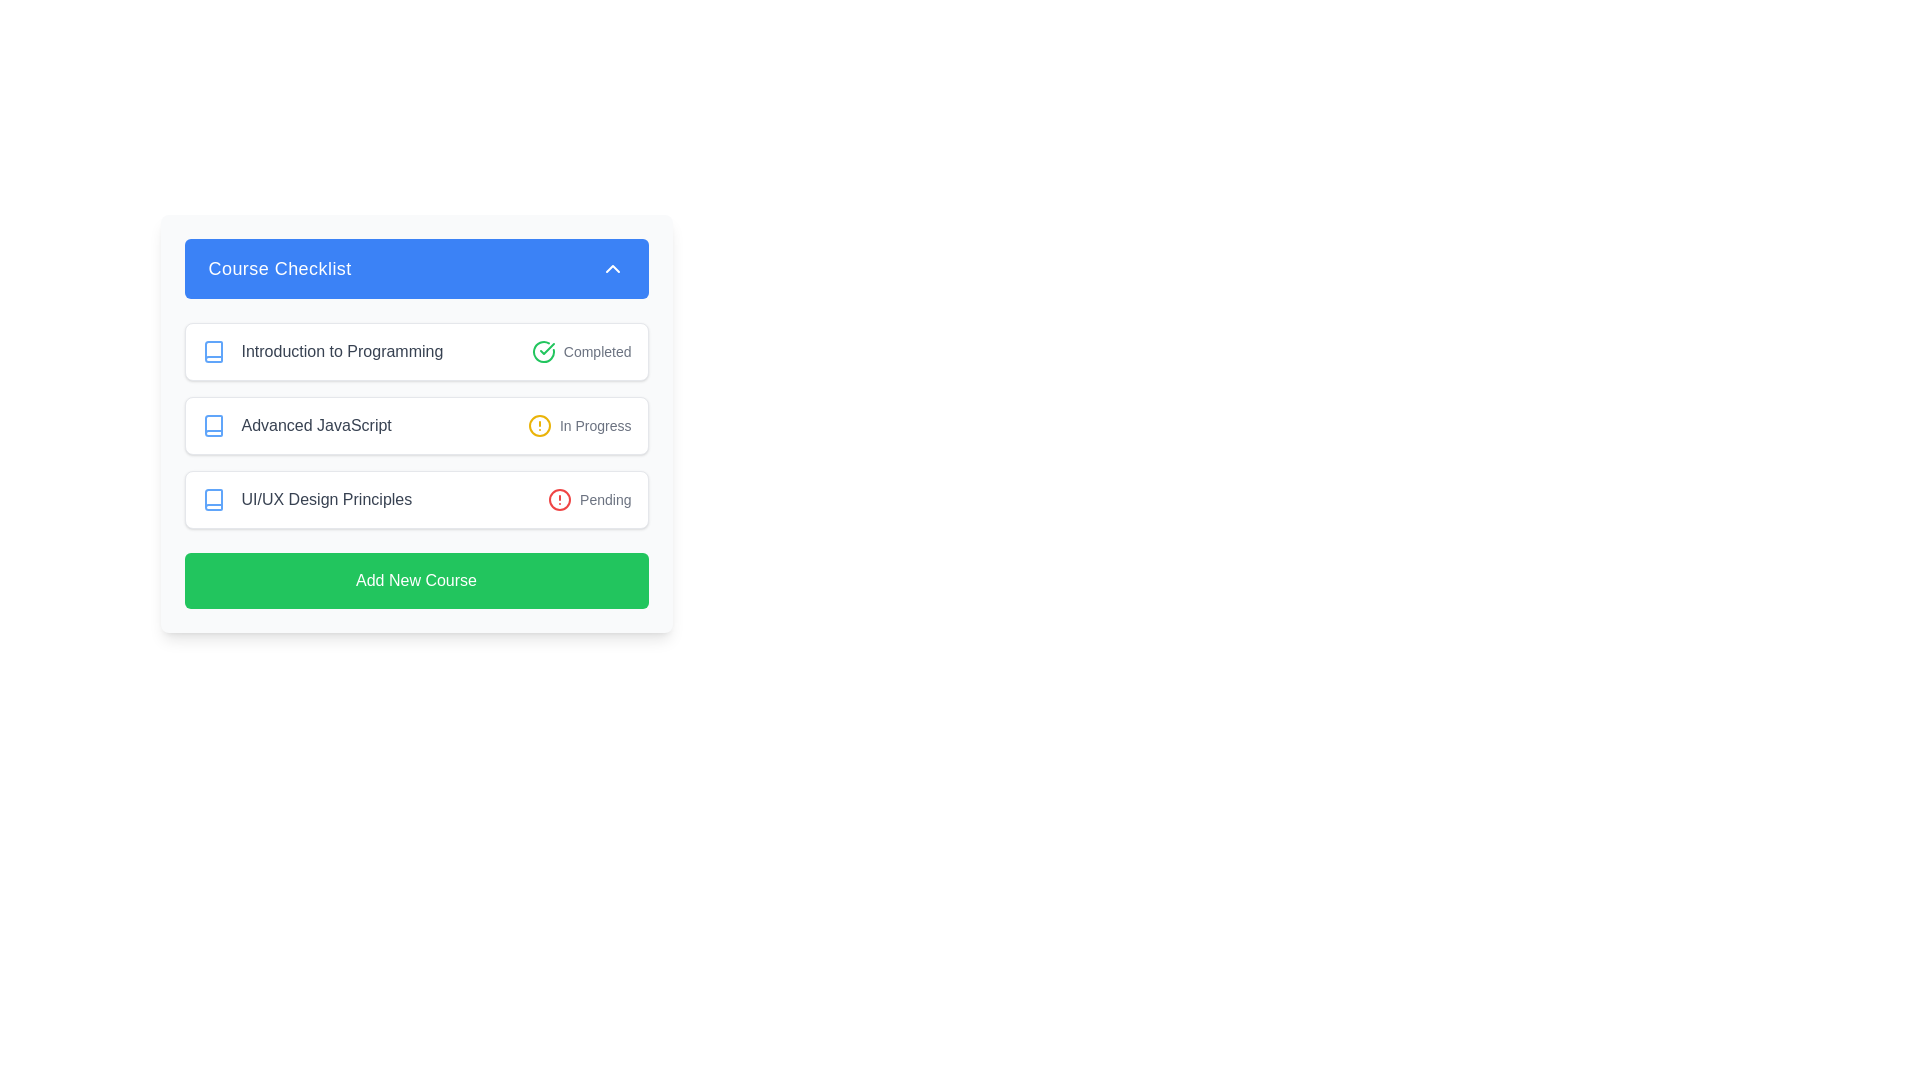 The height and width of the screenshot is (1080, 1920). Describe the element at coordinates (213, 499) in the screenshot. I see `the book icon representing the course 'UI/UX Design Principles' located` at that location.